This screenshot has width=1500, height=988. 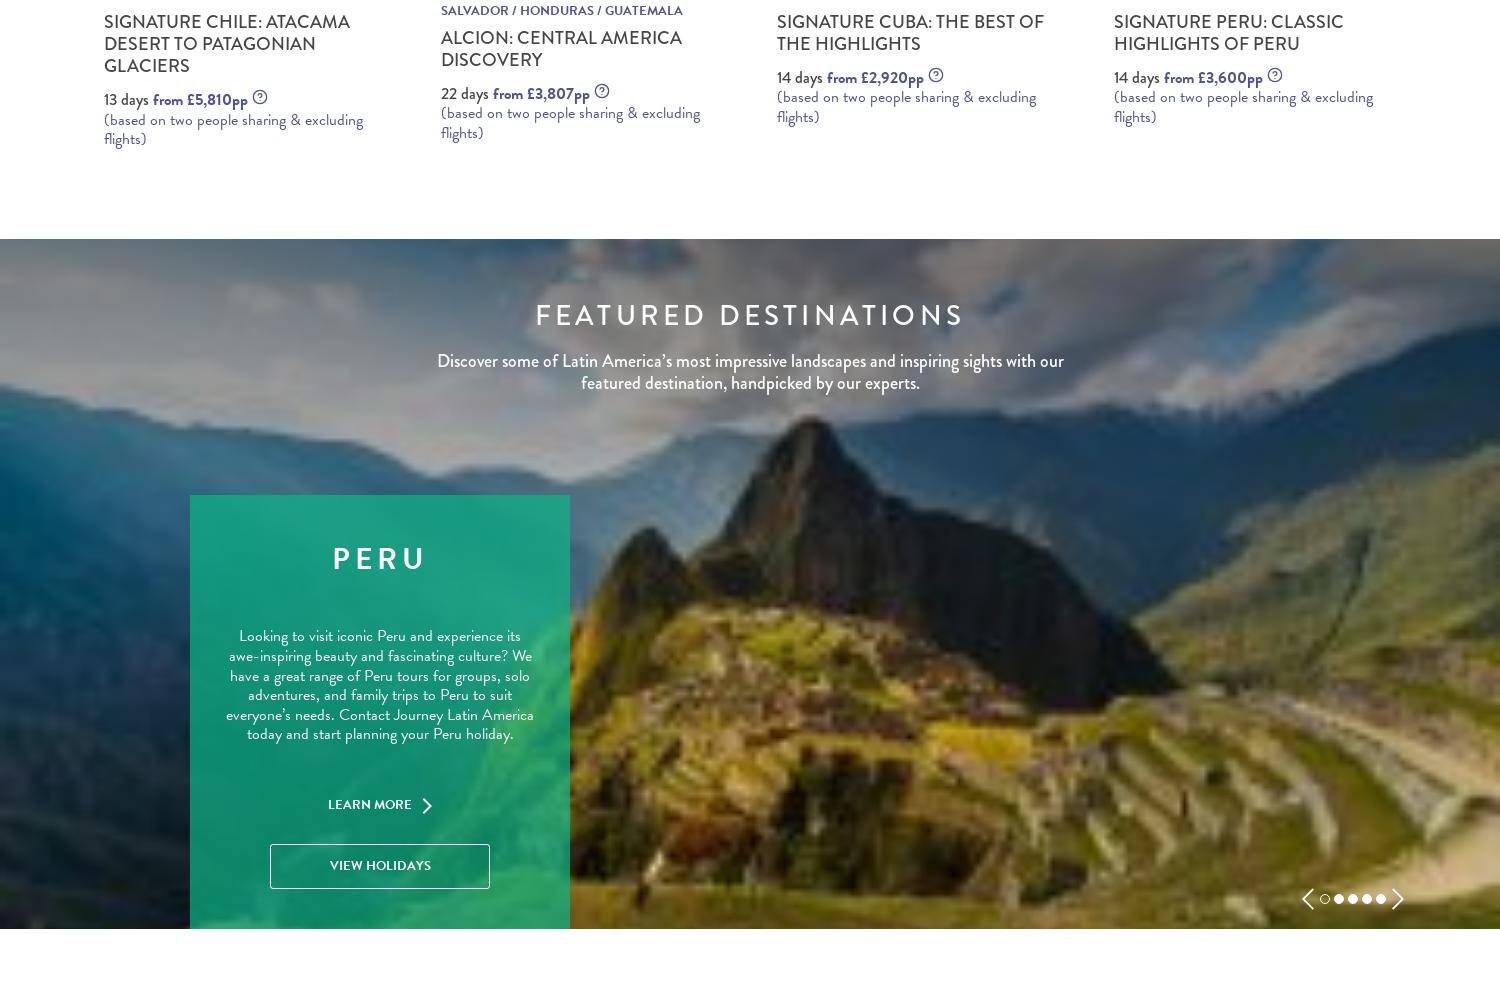 What do you see at coordinates (748, 315) in the screenshot?
I see `'Featured Destinations'` at bounding box center [748, 315].